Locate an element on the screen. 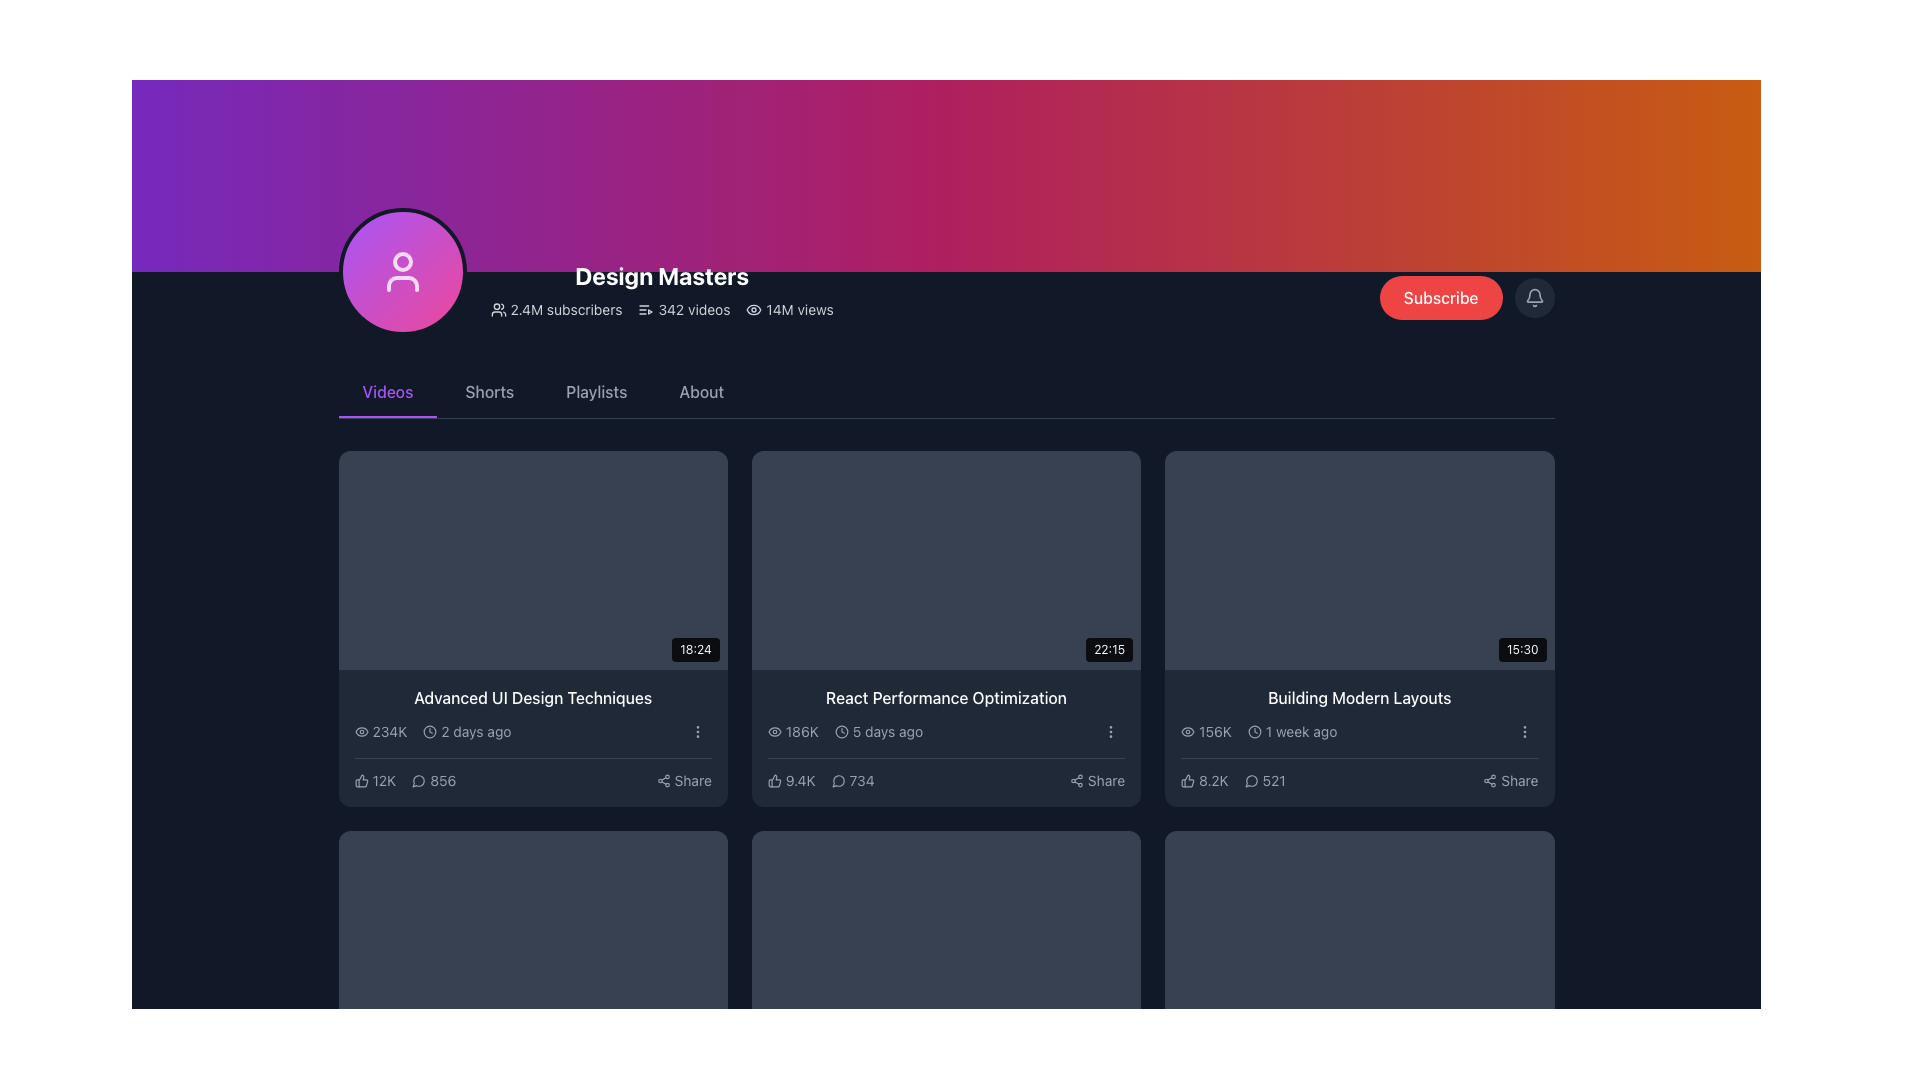  the comment icon located to the left of the comment count '734' beneath the video titled 'React Performance Optimization' is located at coordinates (838, 779).